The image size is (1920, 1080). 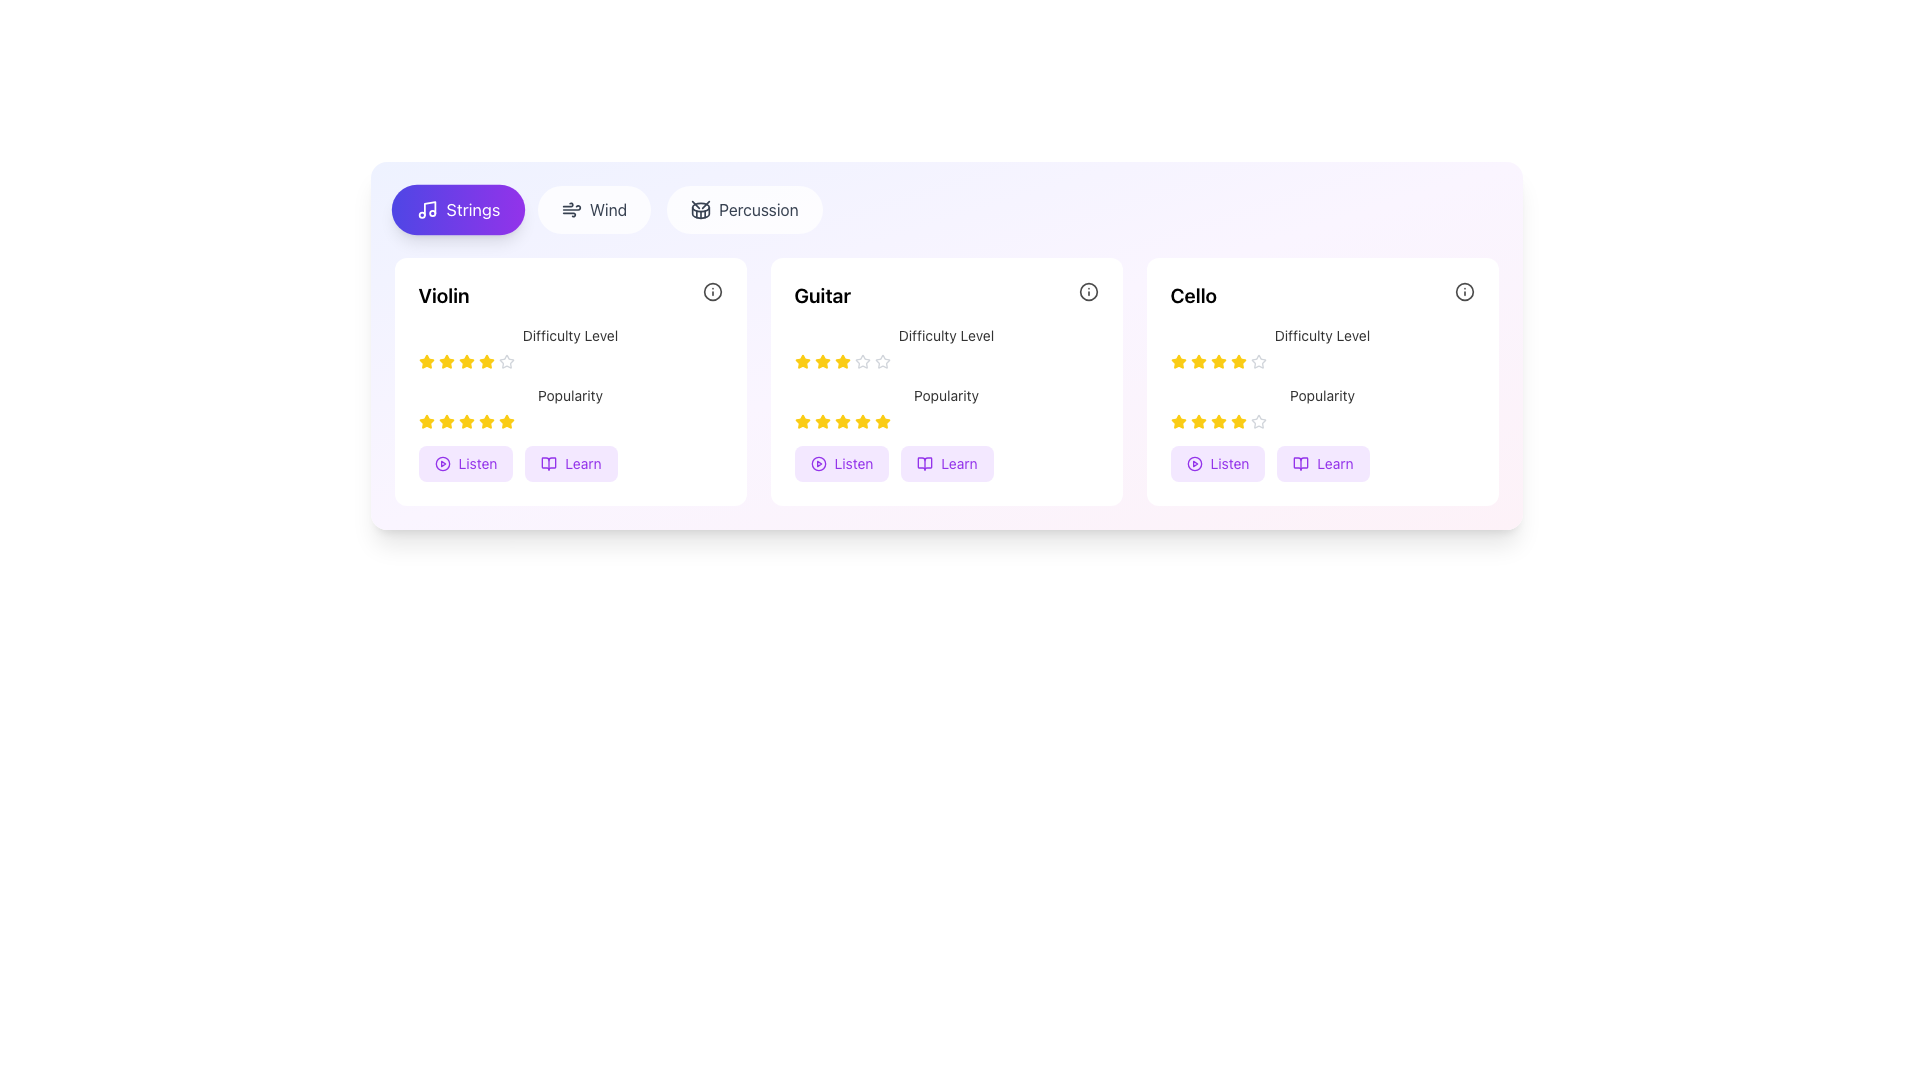 I want to click on text label displaying 'Guitar' located in the top-left part of the content card in the center of the second column of the grid layout, so click(x=822, y=296).